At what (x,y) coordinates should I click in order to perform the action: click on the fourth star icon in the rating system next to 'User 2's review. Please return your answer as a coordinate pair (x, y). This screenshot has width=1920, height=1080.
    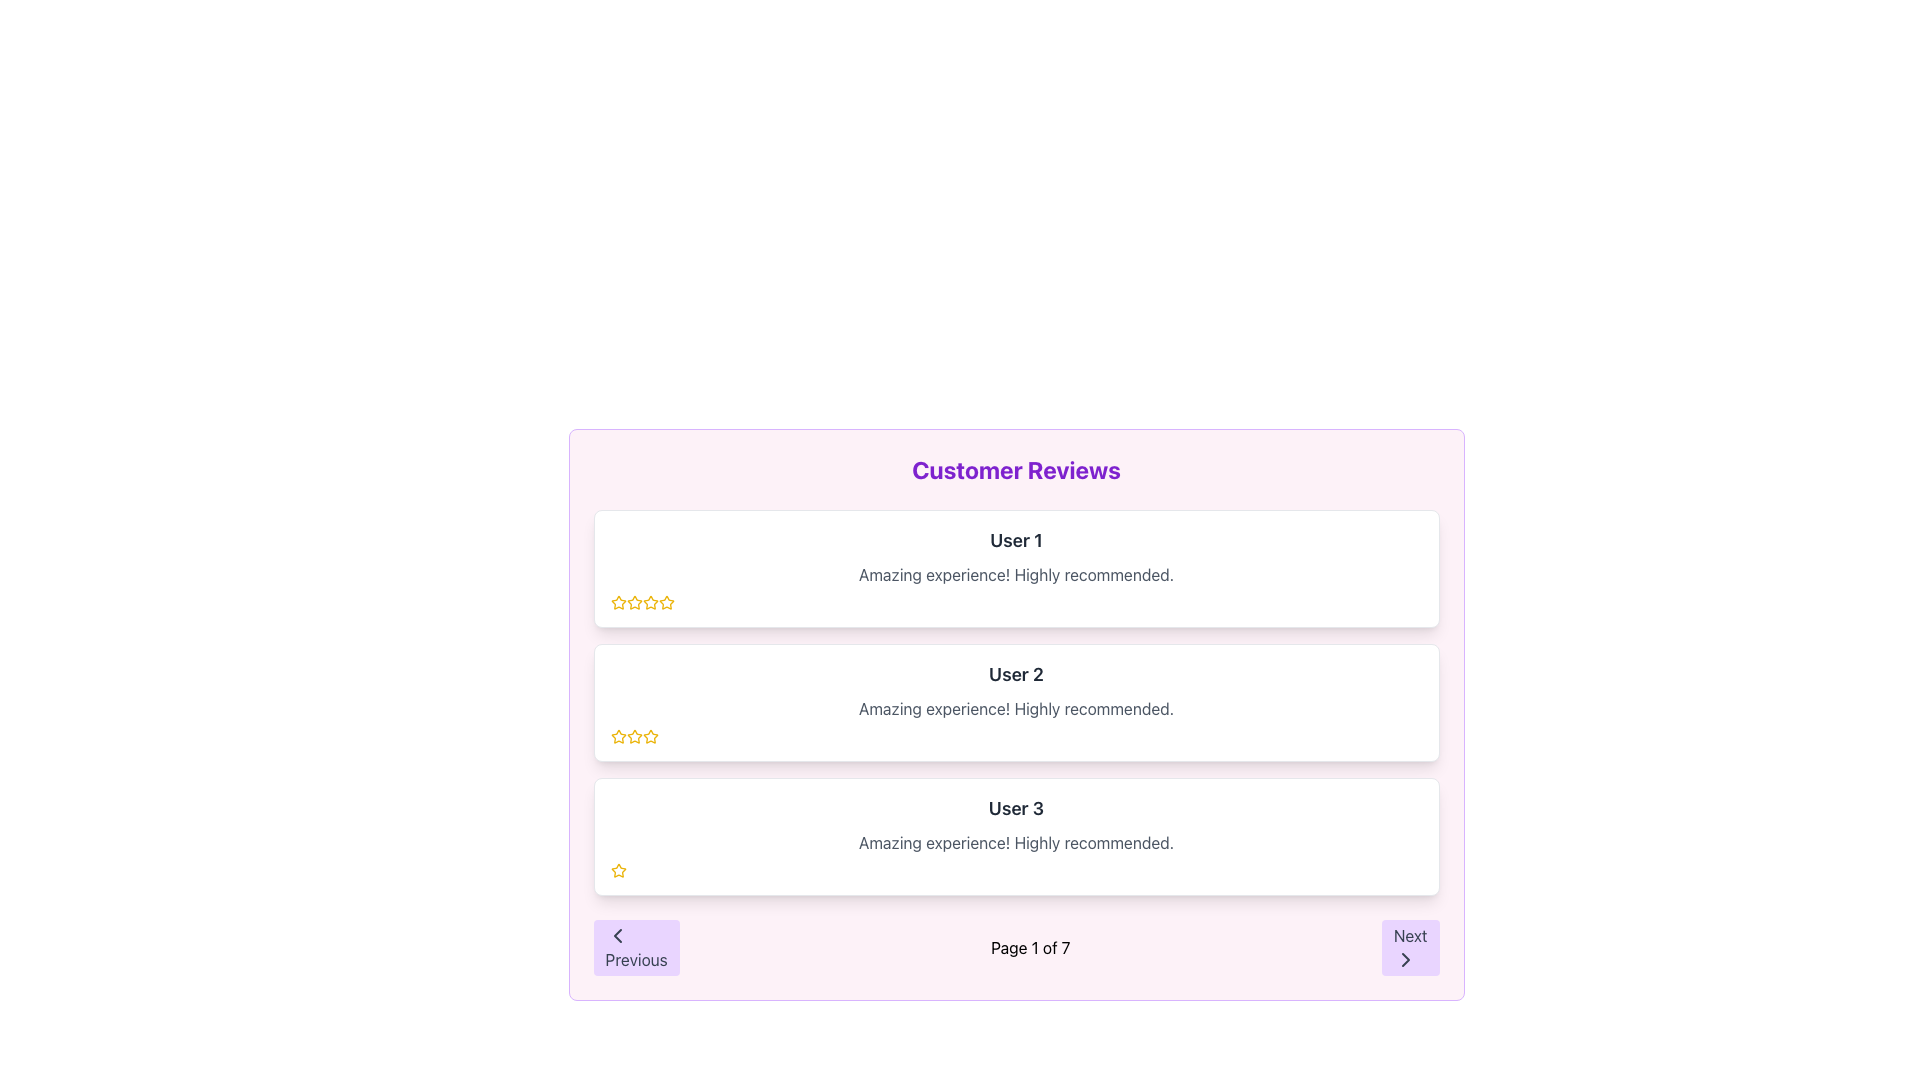
    Looking at the image, I should click on (650, 736).